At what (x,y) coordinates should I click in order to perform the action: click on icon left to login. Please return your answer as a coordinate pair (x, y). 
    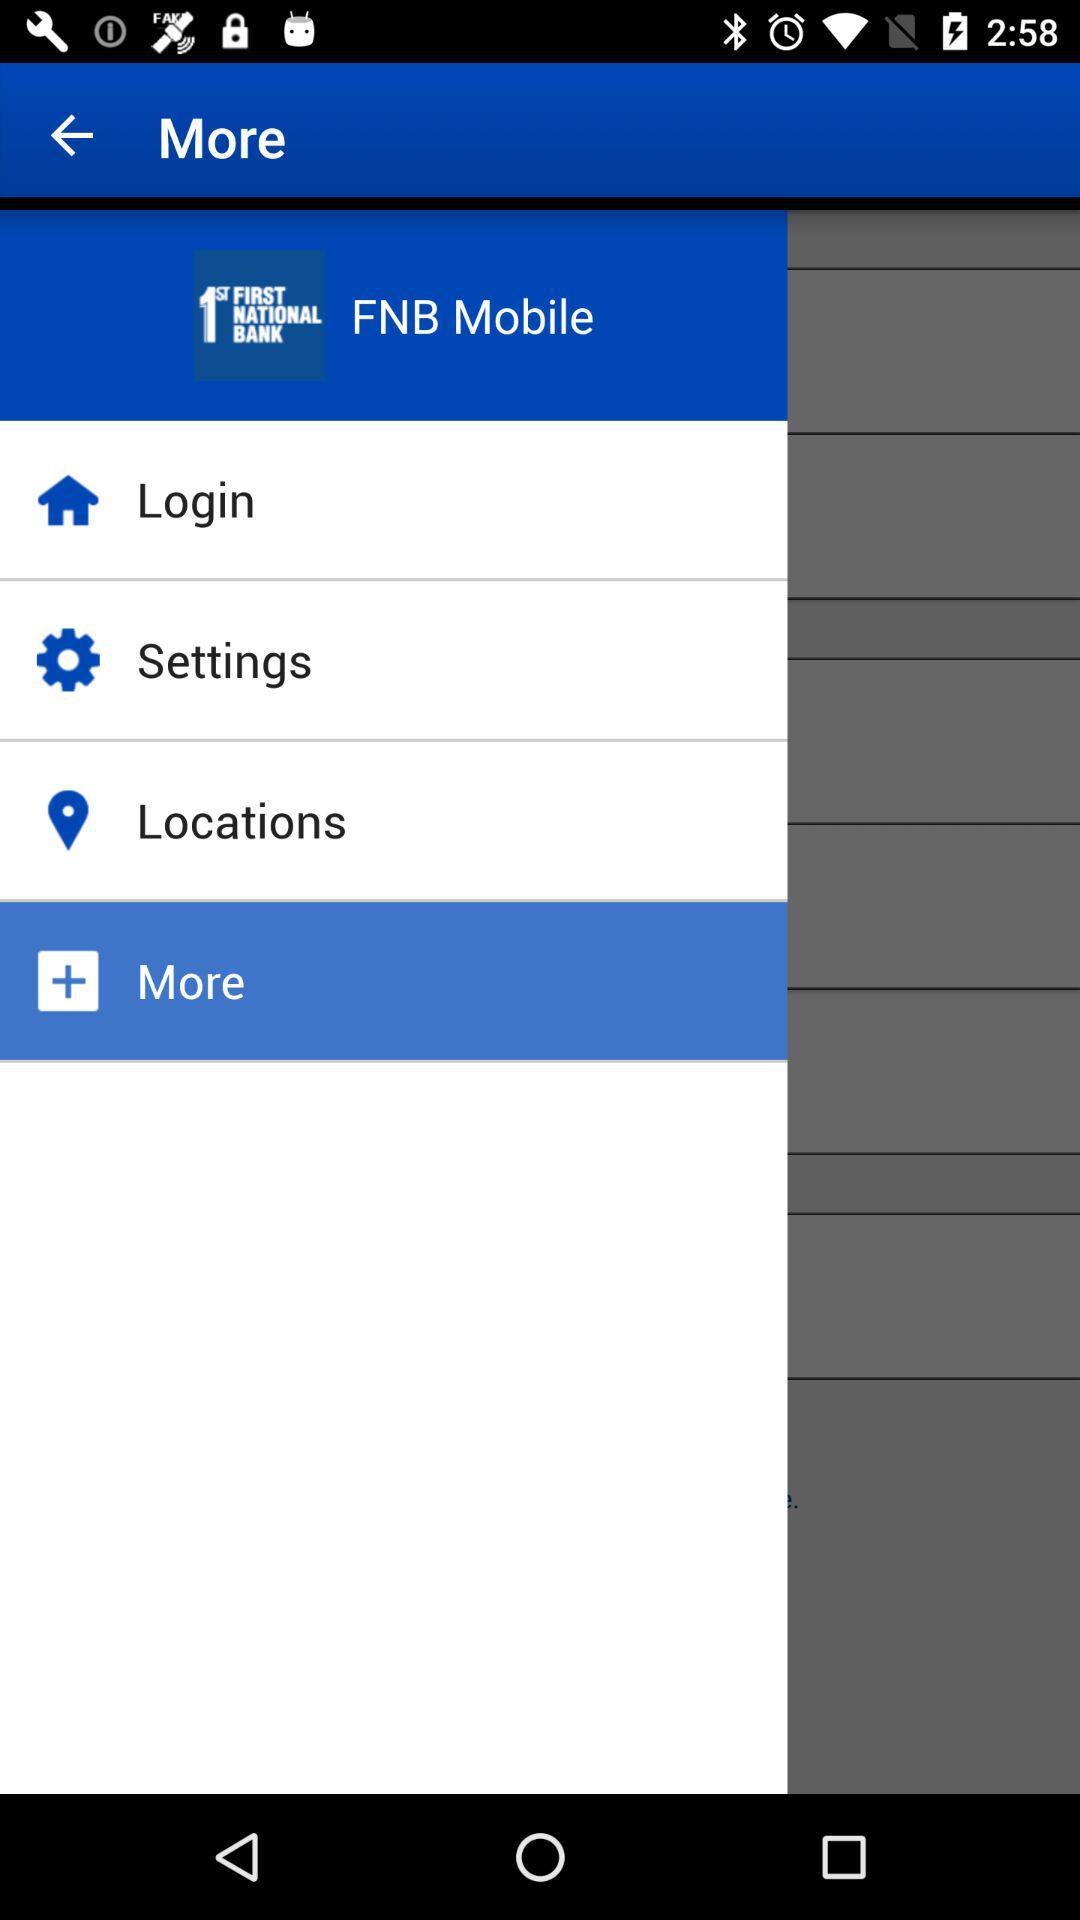
    Looking at the image, I should click on (67, 499).